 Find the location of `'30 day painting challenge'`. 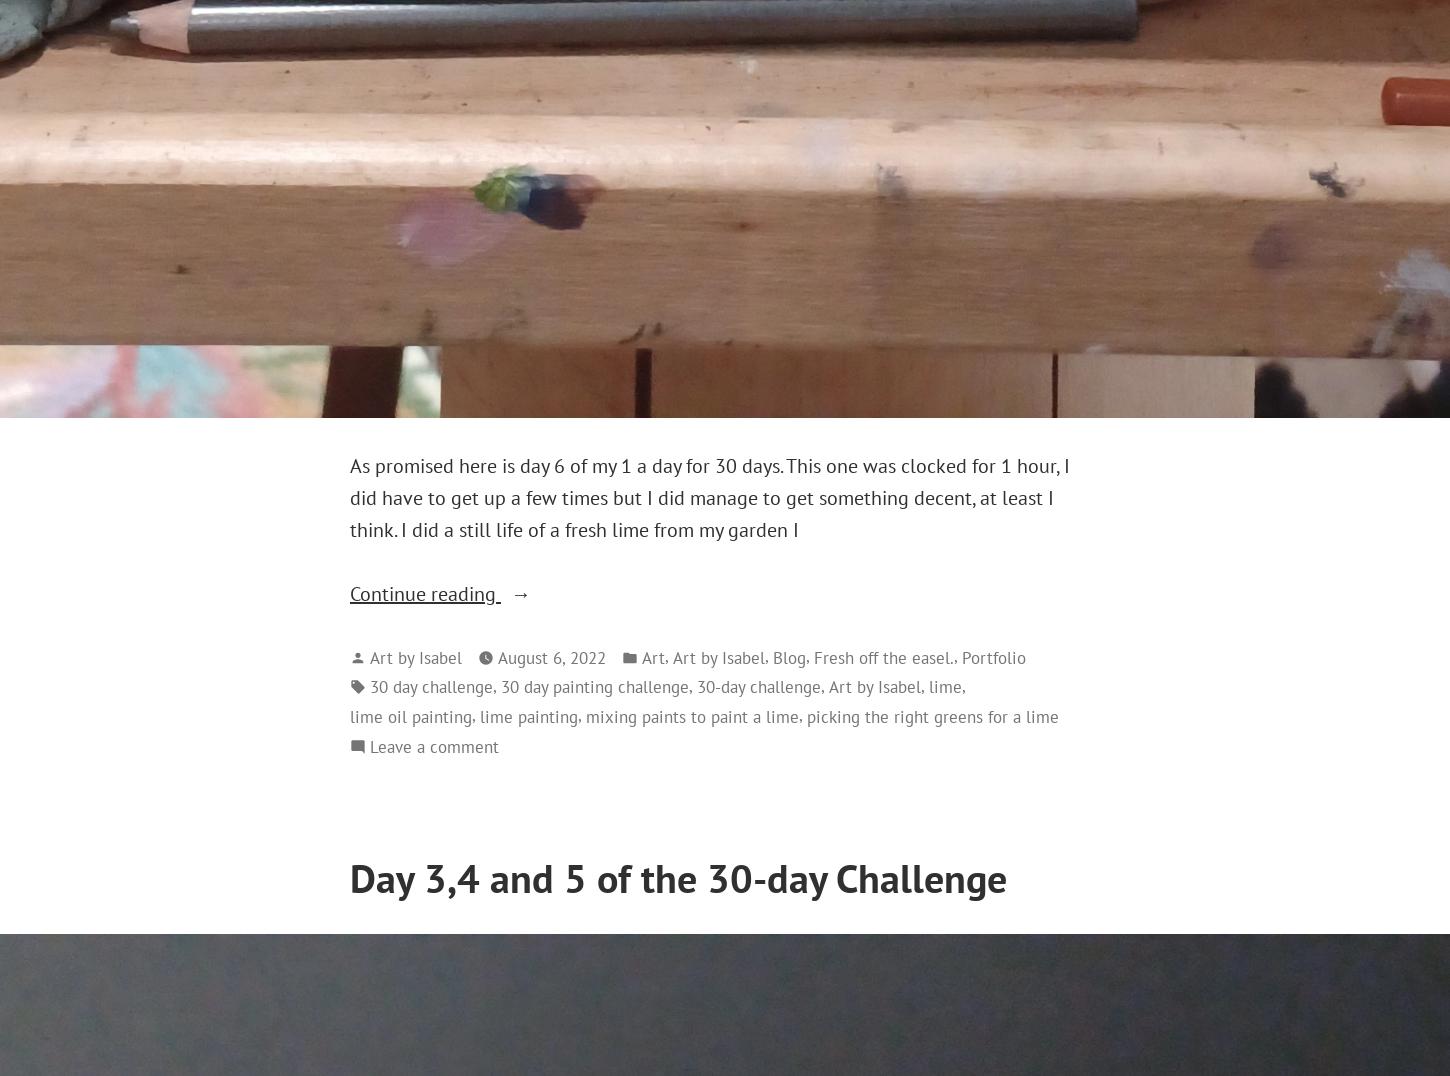

'30 day painting challenge' is located at coordinates (594, 686).